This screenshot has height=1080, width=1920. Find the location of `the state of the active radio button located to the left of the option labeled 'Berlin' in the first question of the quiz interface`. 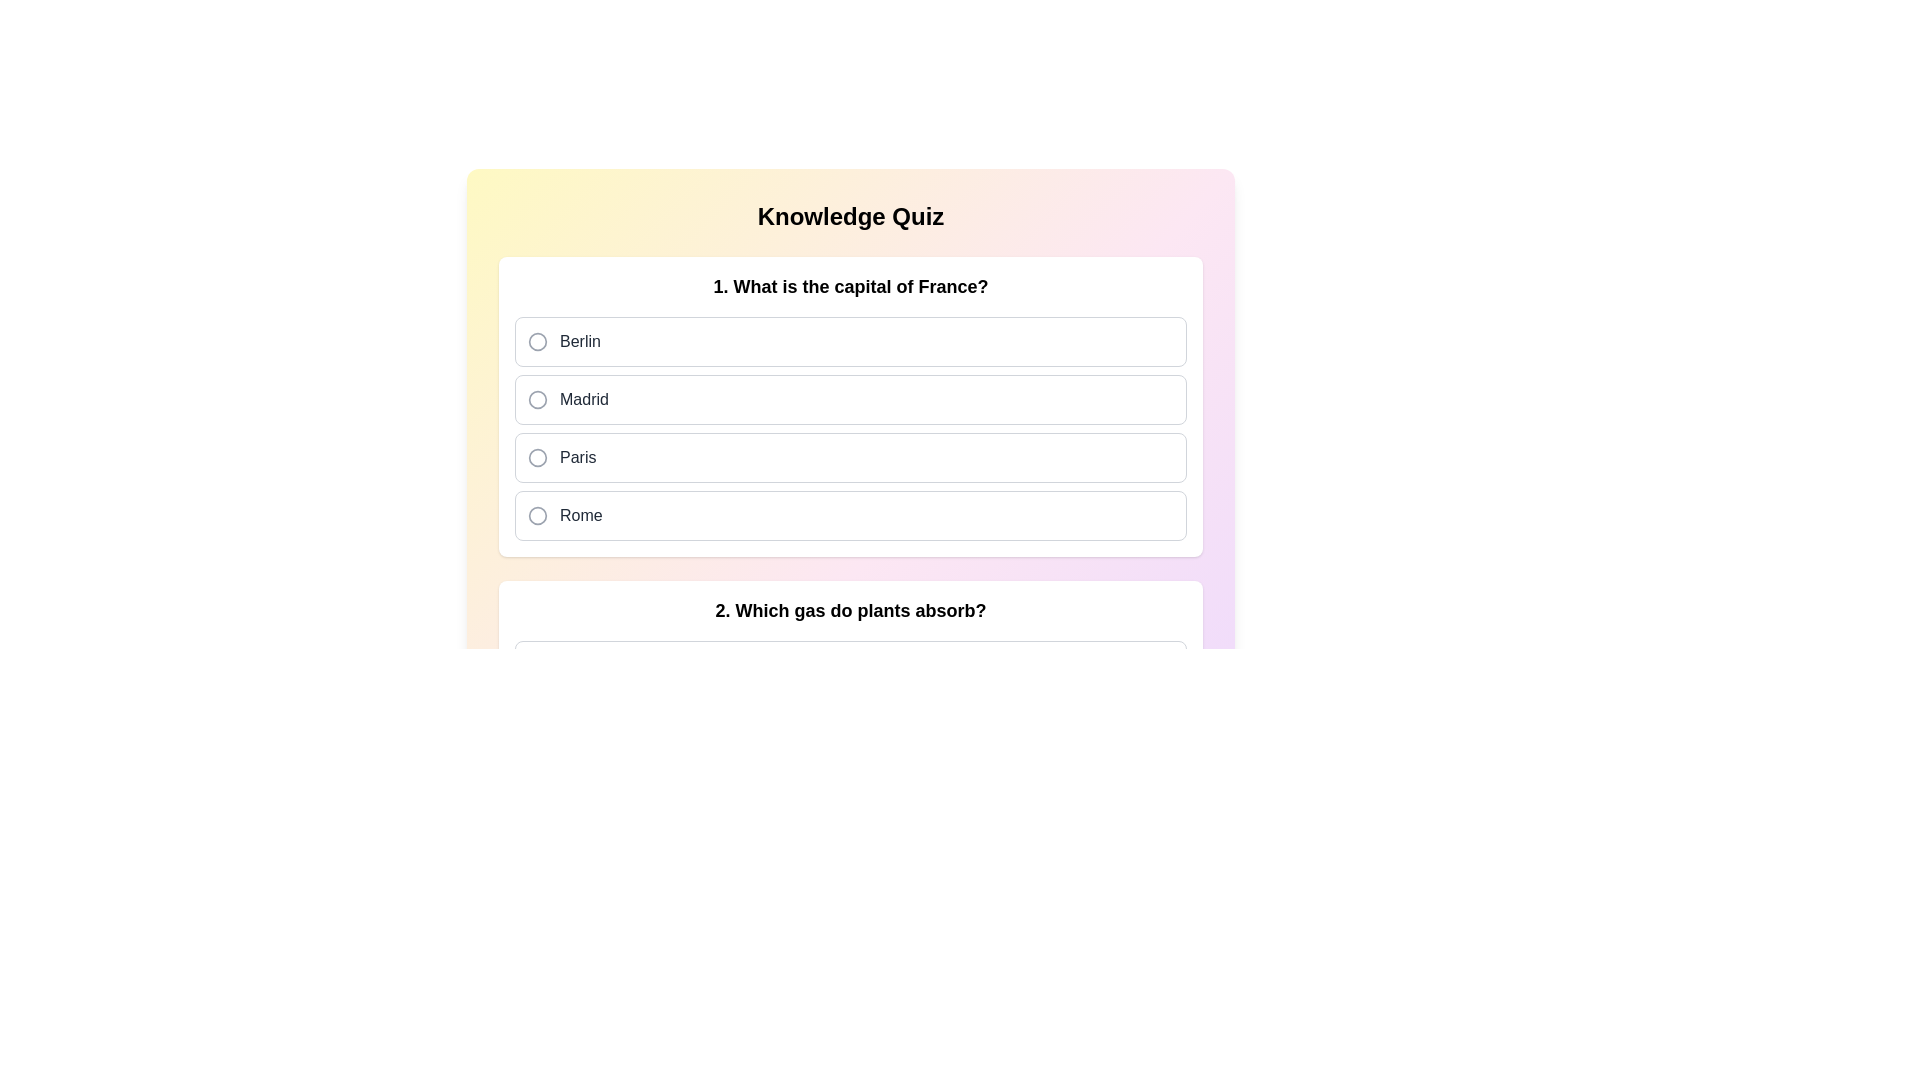

the state of the active radio button located to the left of the option labeled 'Berlin' in the first question of the quiz interface is located at coordinates (537, 341).